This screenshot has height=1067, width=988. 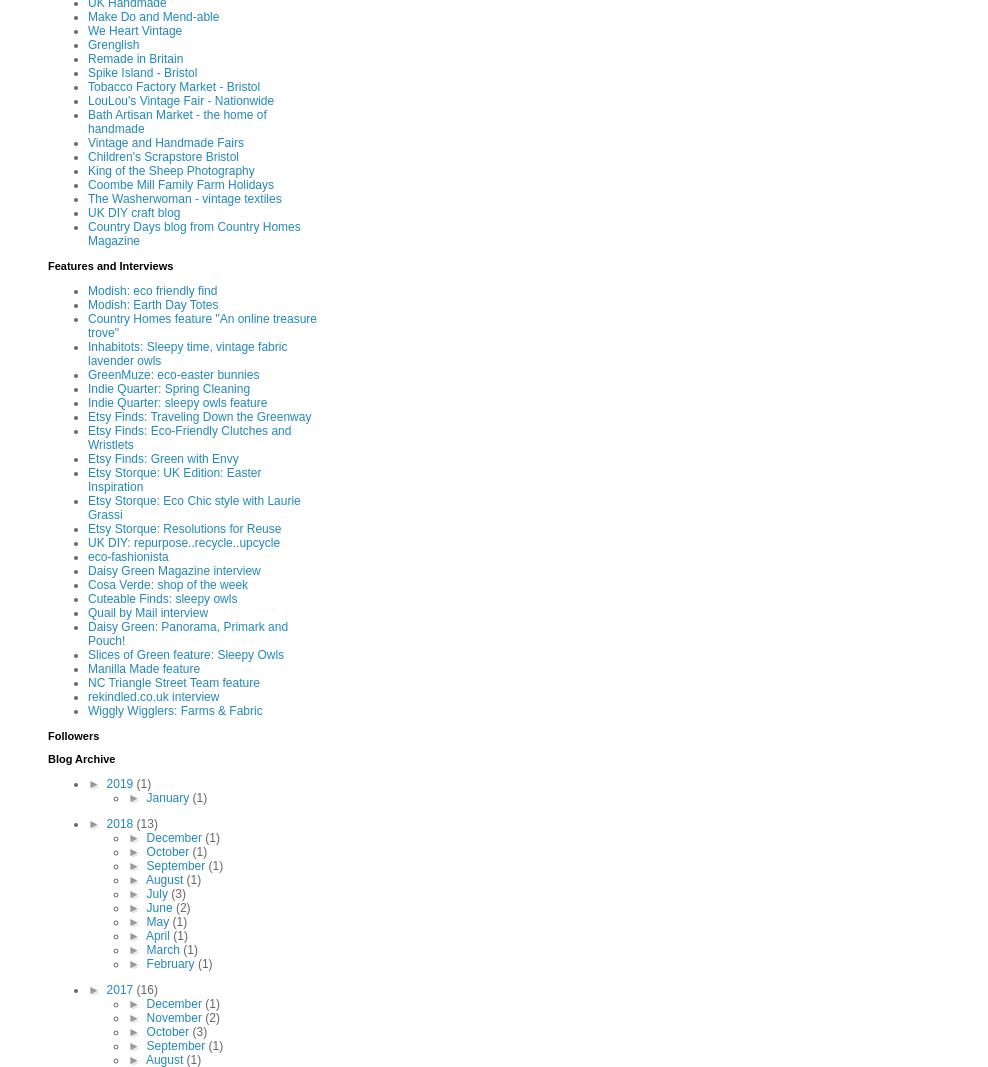 What do you see at coordinates (121, 989) in the screenshot?
I see `'2017'` at bounding box center [121, 989].